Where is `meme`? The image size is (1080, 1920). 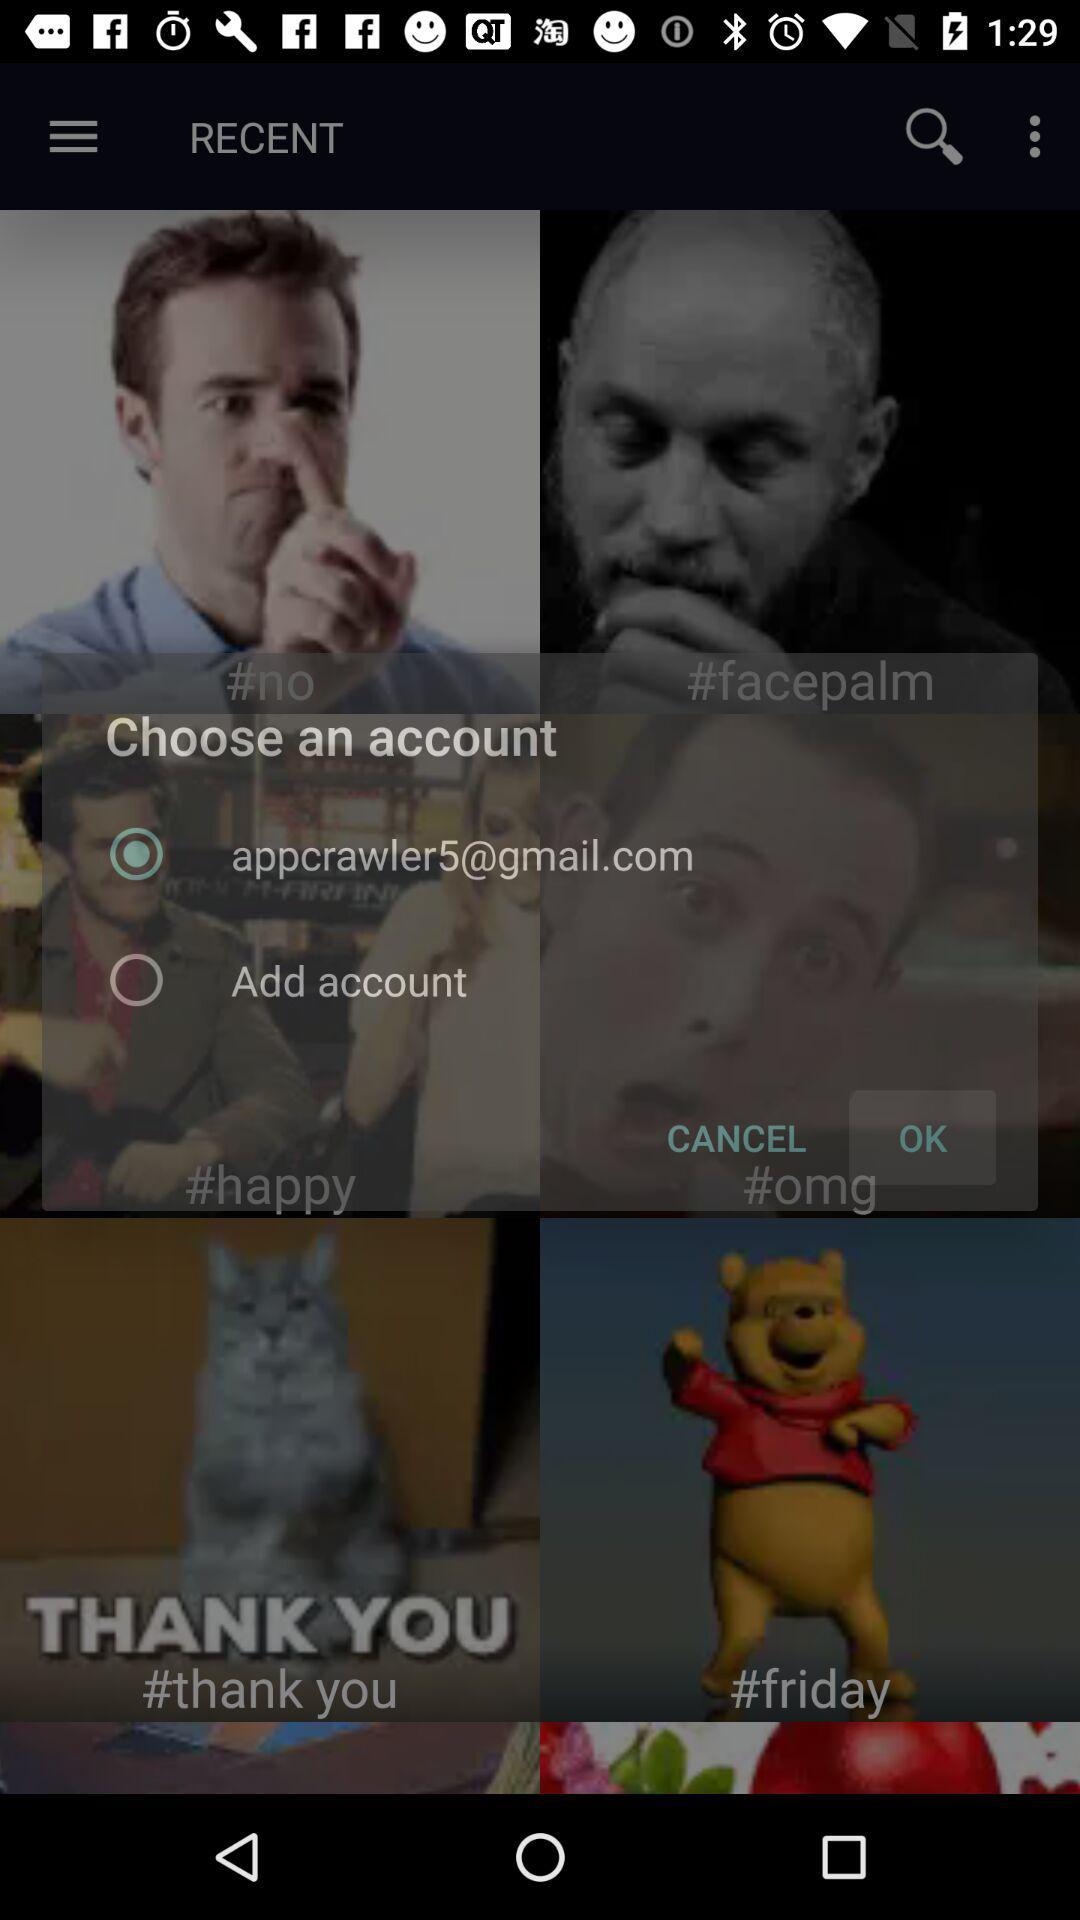
meme is located at coordinates (270, 1469).